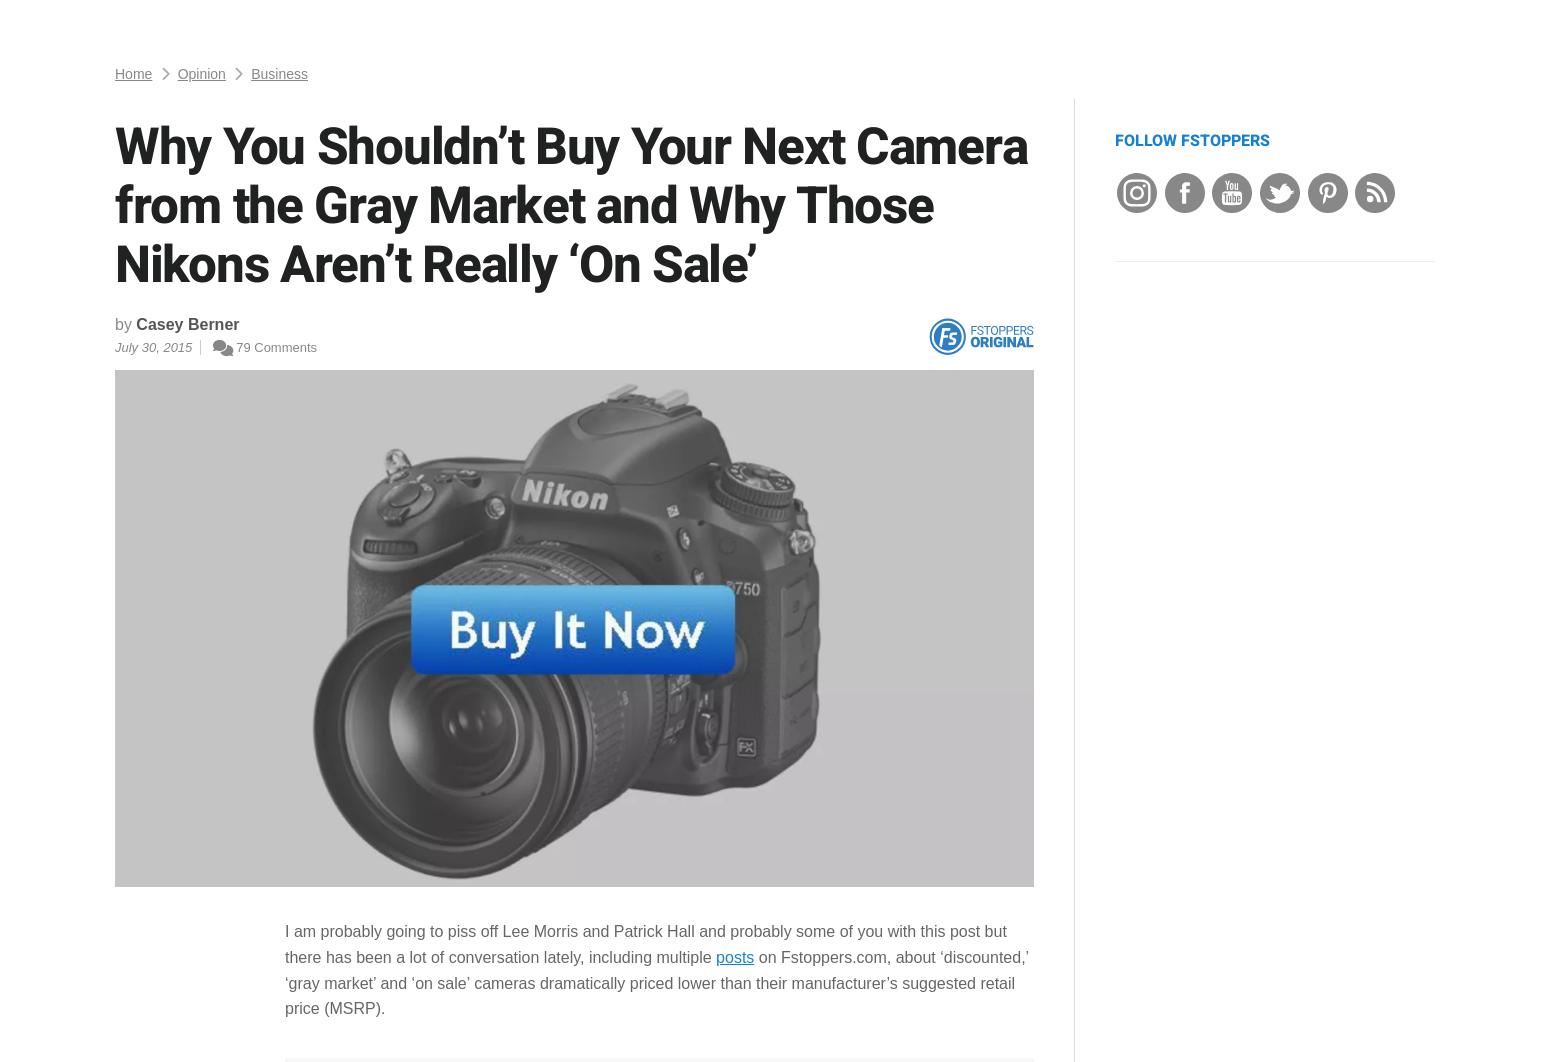 The height and width of the screenshot is (1062, 1550). Describe the element at coordinates (176, 24) in the screenshot. I see `'Latest'` at that location.